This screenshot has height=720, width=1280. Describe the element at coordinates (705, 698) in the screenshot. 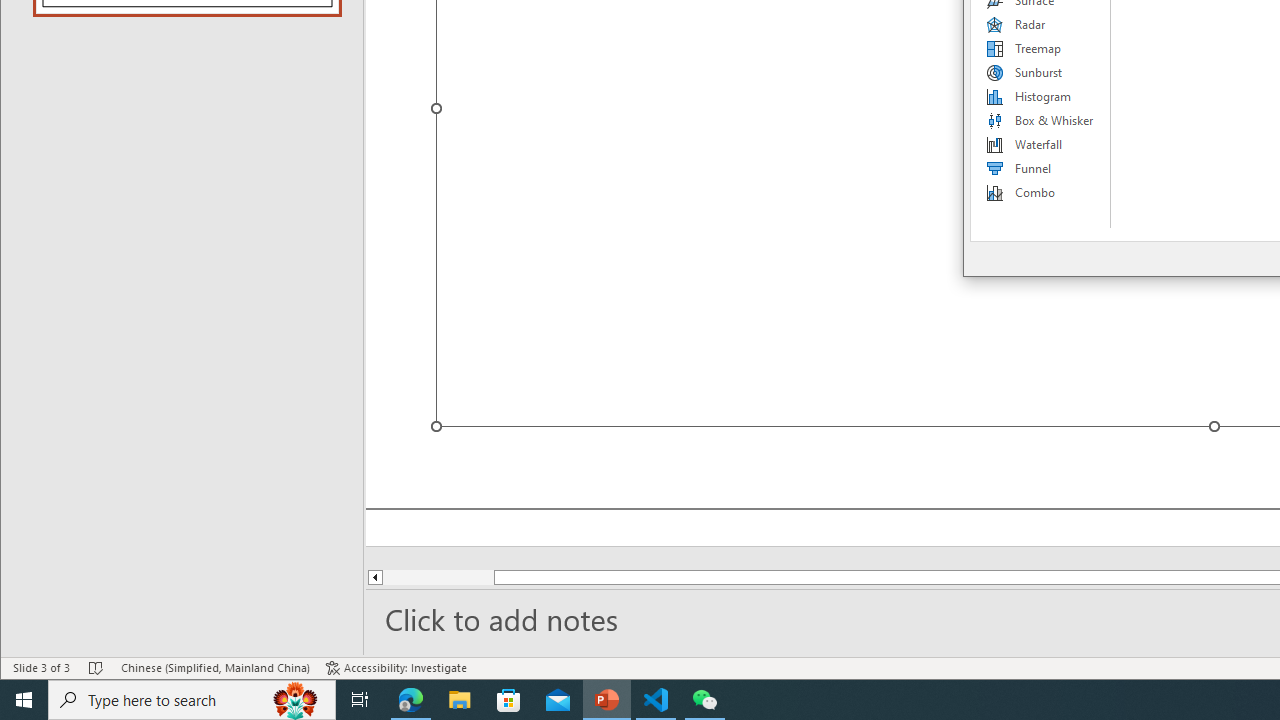

I see `'WeChat - 1 running window'` at that location.